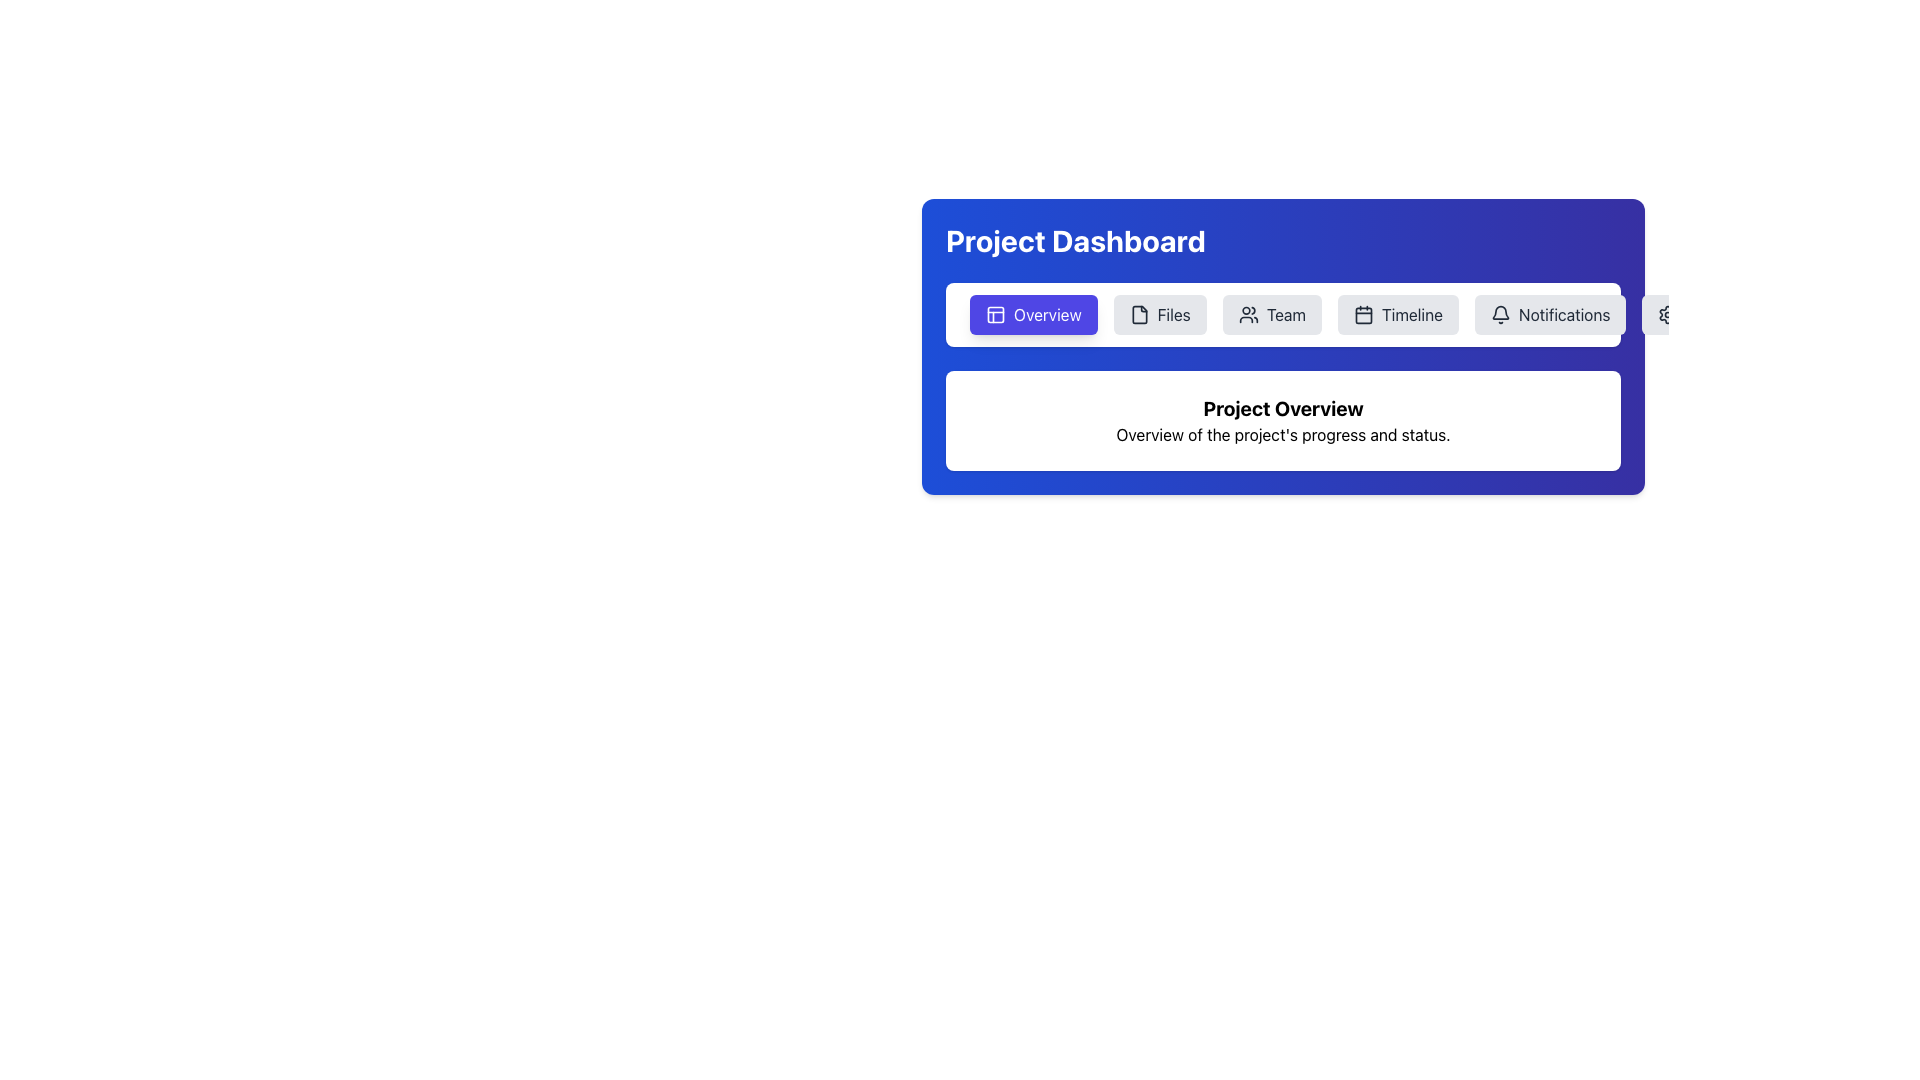 The height and width of the screenshot is (1080, 1920). I want to click on the sixth button in the horizontal navigation bar at the top of the dashboard, so click(1701, 315).